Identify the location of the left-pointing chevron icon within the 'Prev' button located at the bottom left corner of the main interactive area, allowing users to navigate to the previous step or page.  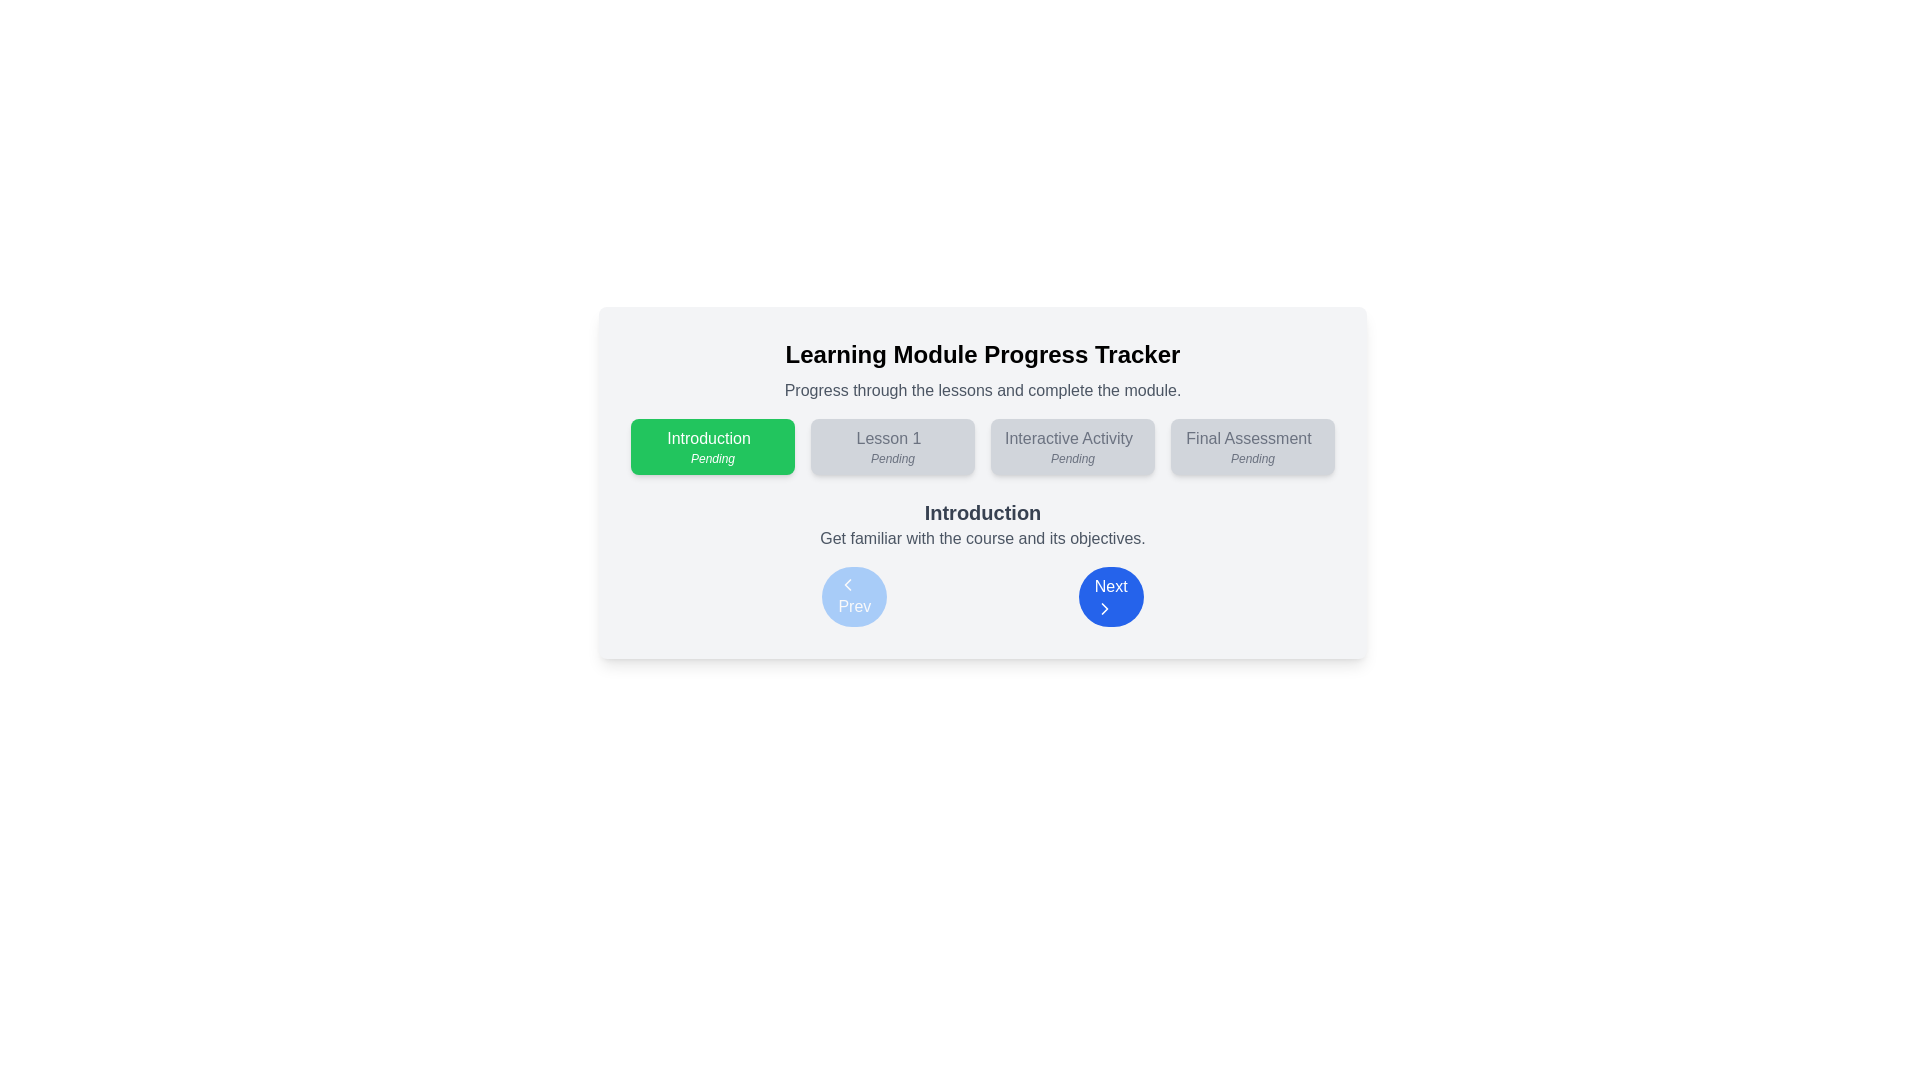
(848, 585).